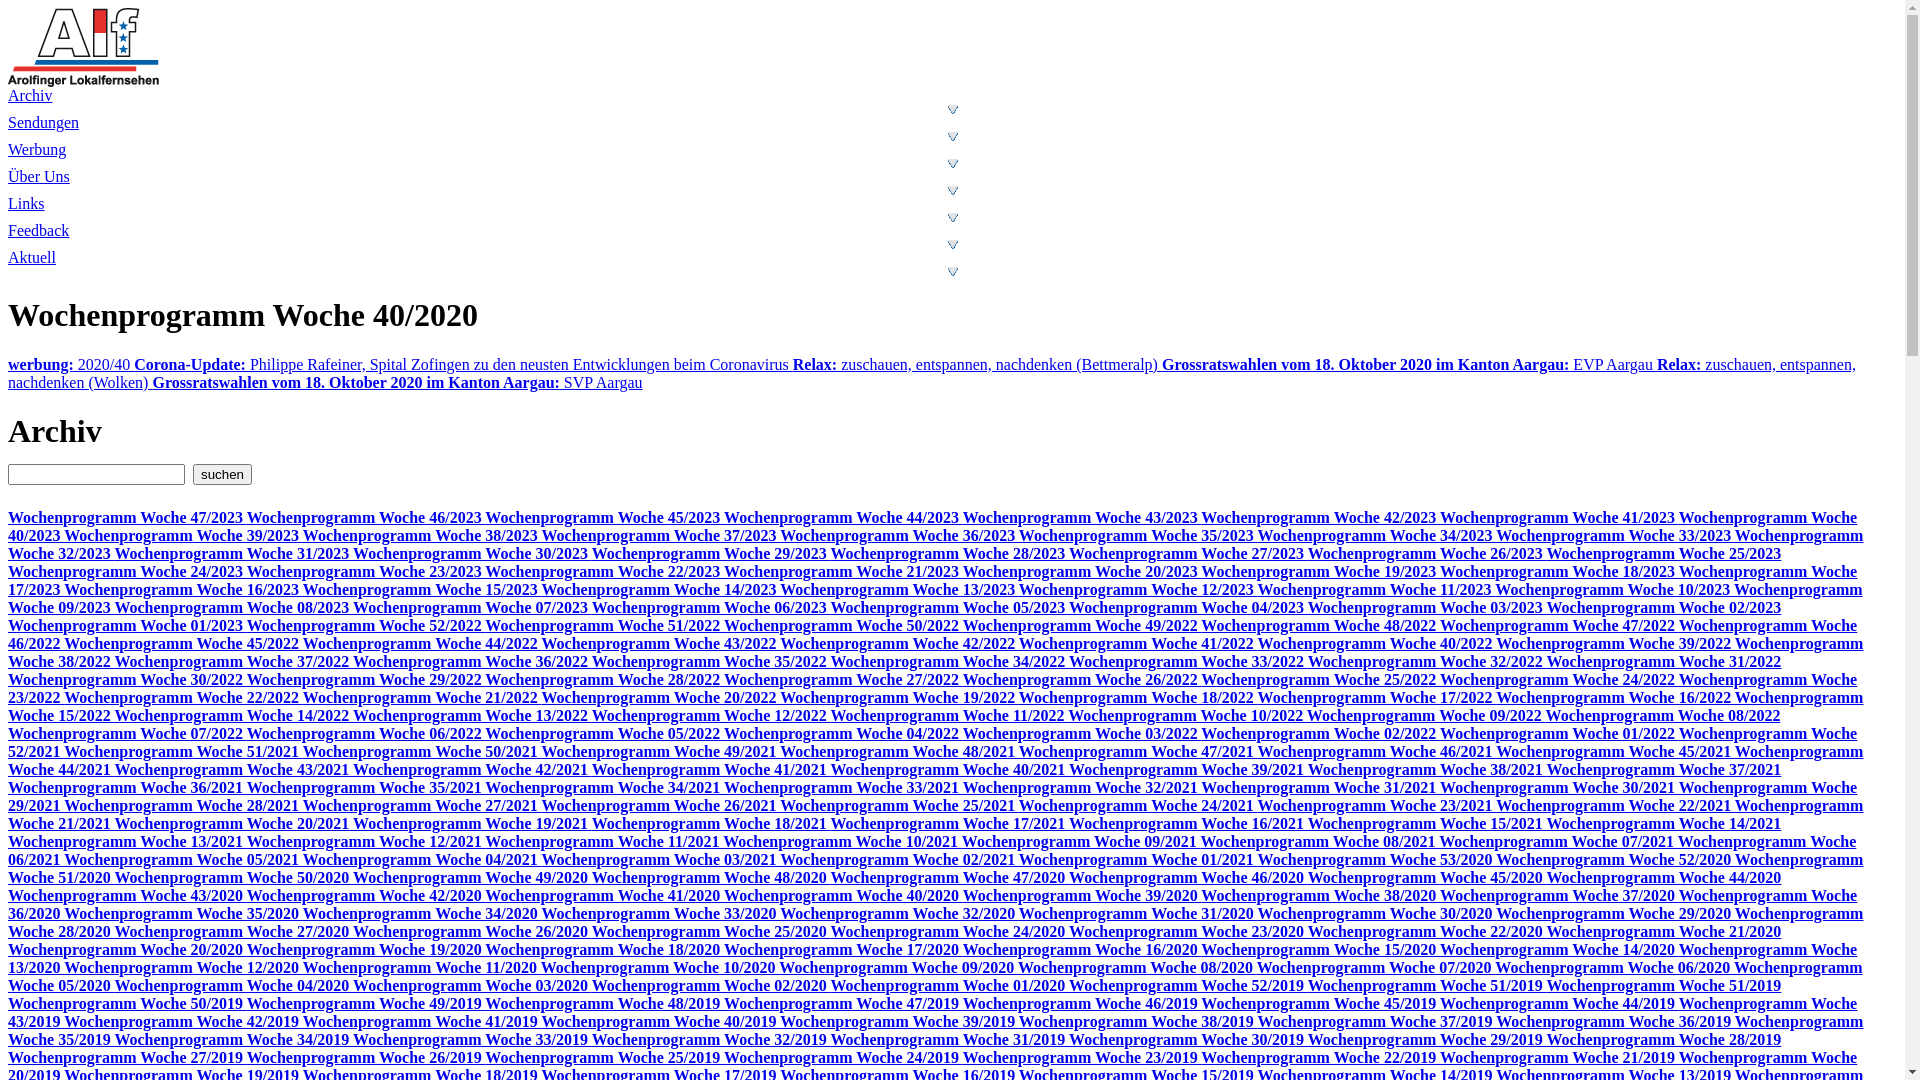 This screenshot has width=1920, height=1080. What do you see at coordinates (126, 516) in the screenshot?
I see `'Wochenprogramm Woche 47/2023'` at bounding box center [126, 516].